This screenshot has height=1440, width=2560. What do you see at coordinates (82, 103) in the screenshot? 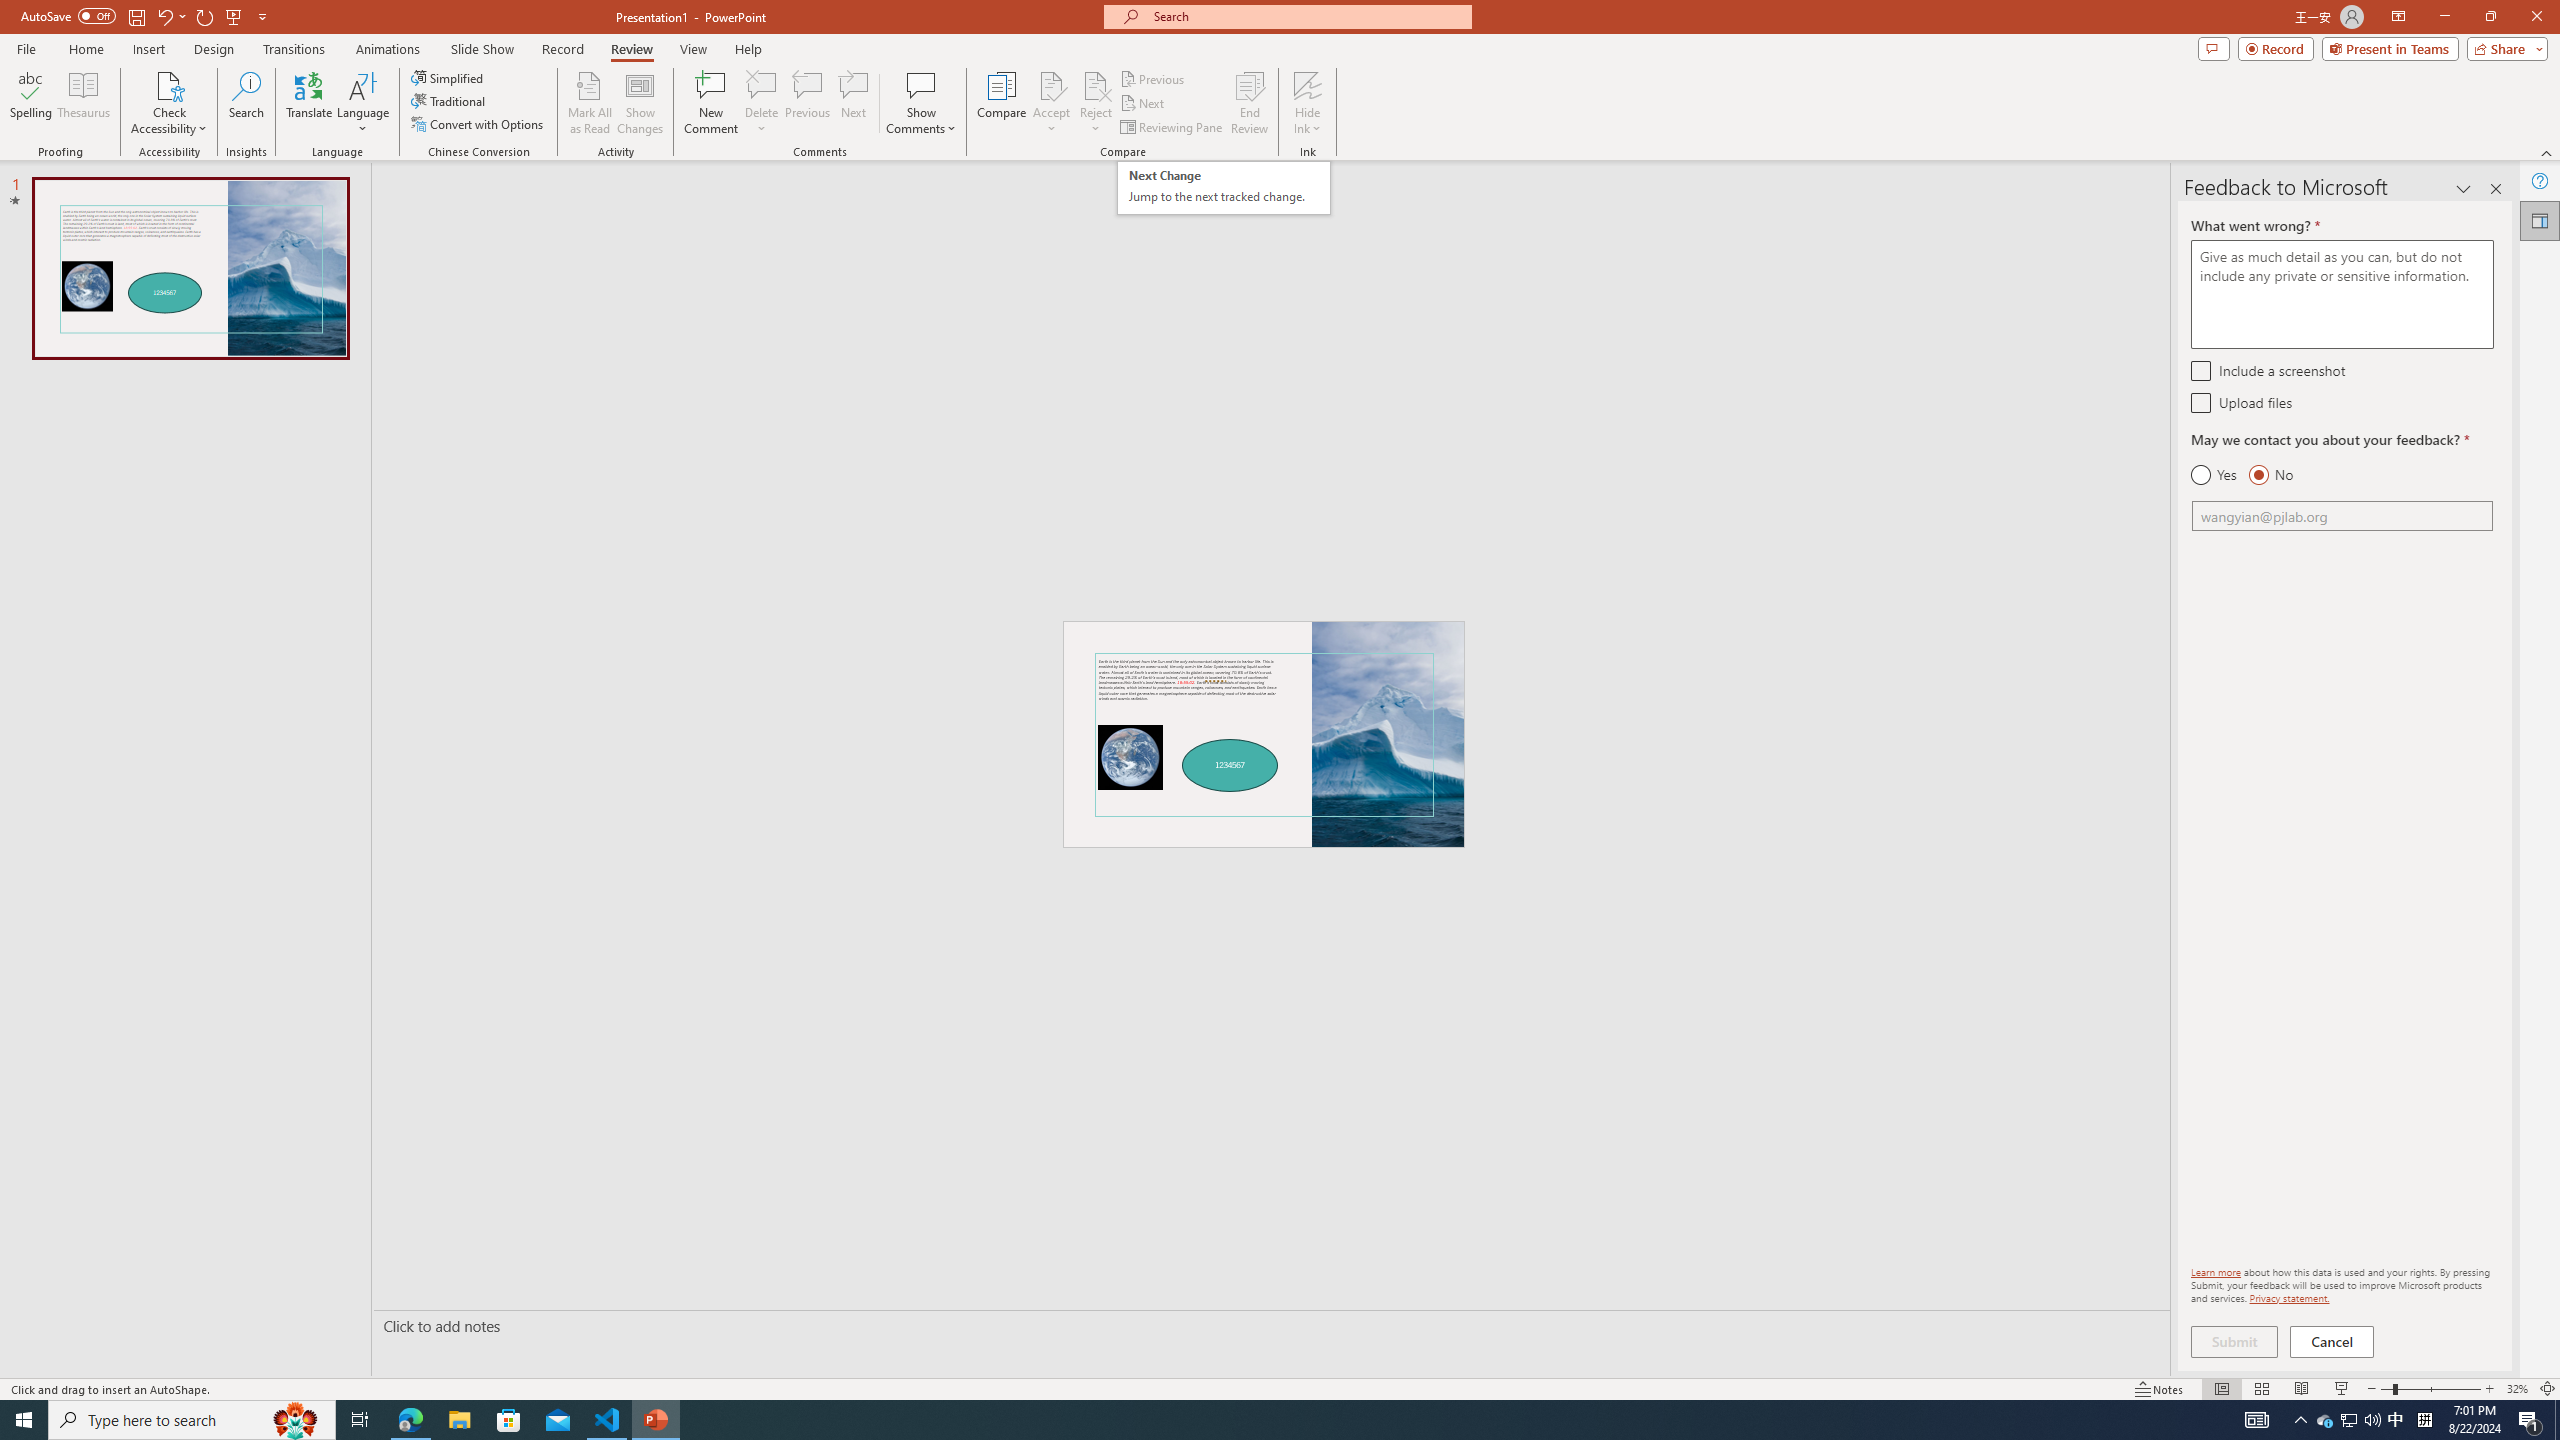
I see `'Thesaurus...'` at bounding box center [82, 103].